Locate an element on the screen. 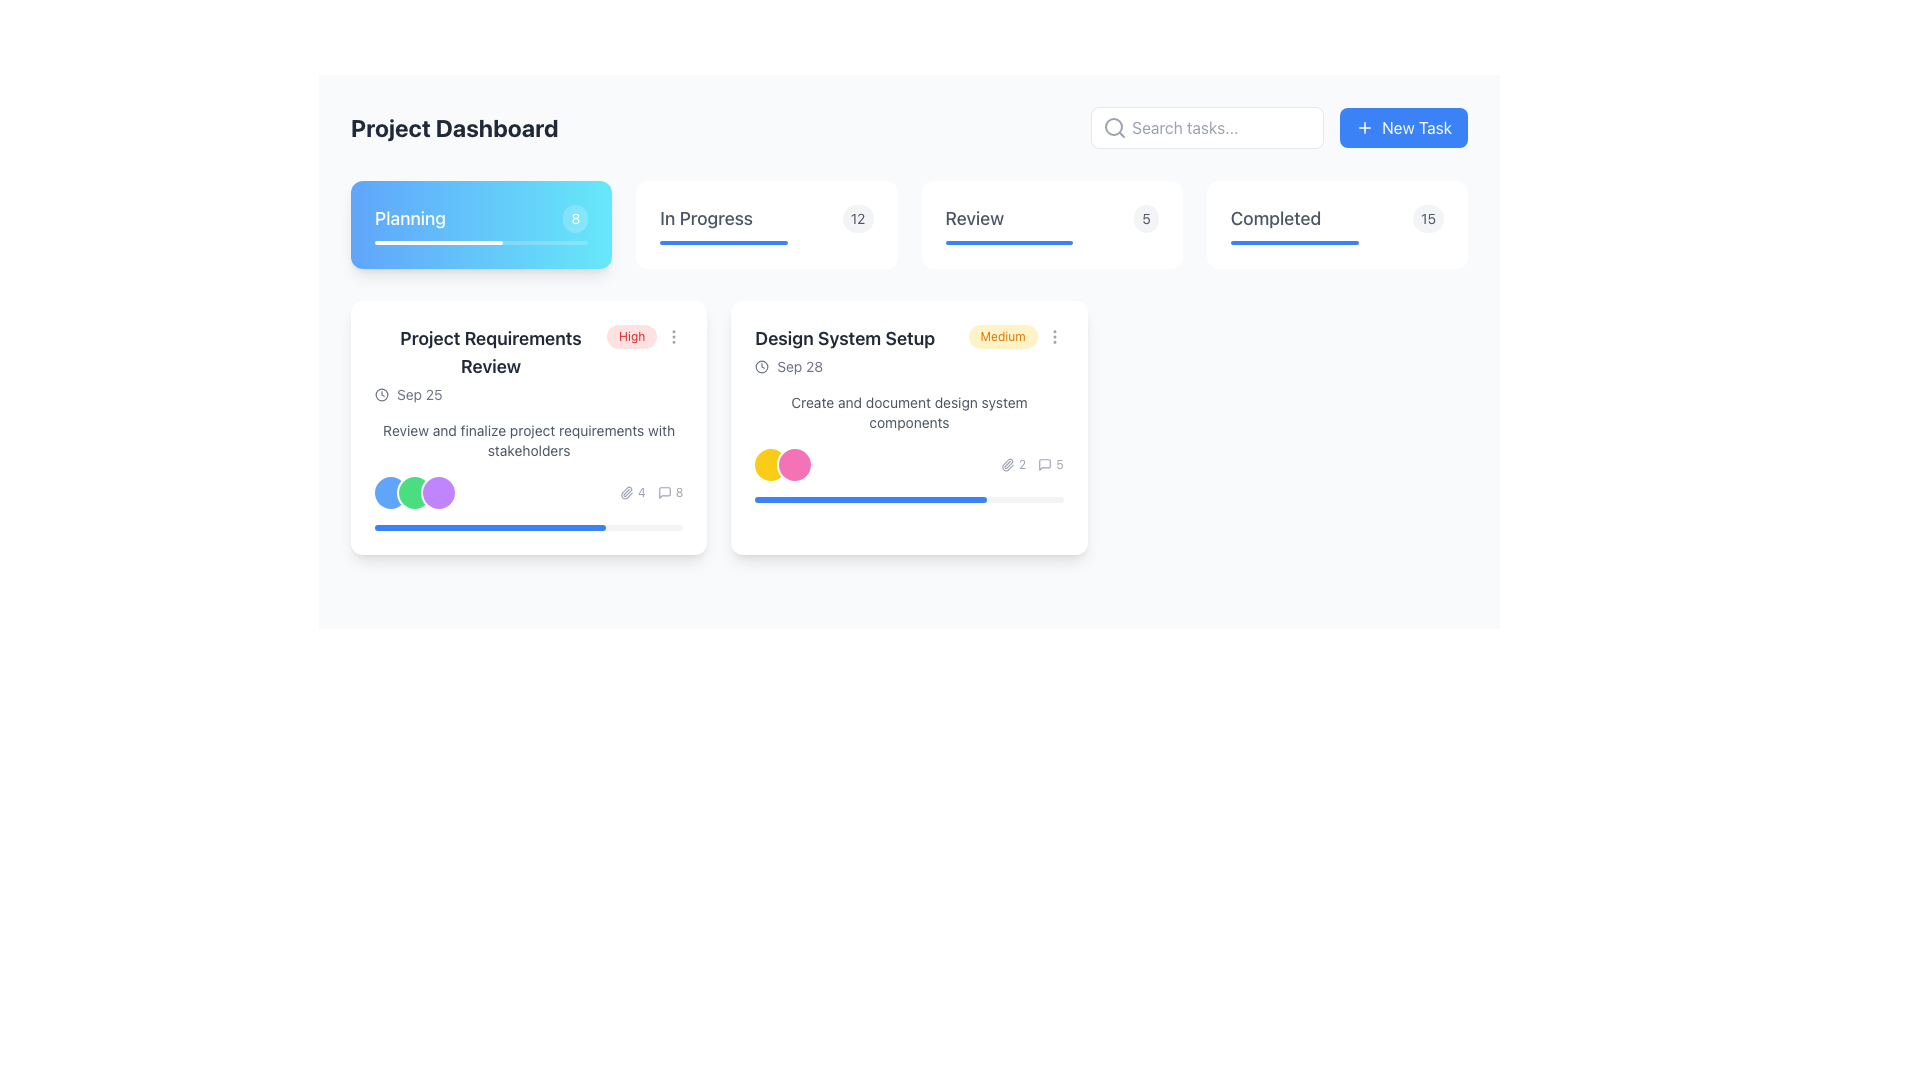  the static text block displaying 'Create and document design system components' within the 'Design System Setup' card is located at coordinates (908, 411).